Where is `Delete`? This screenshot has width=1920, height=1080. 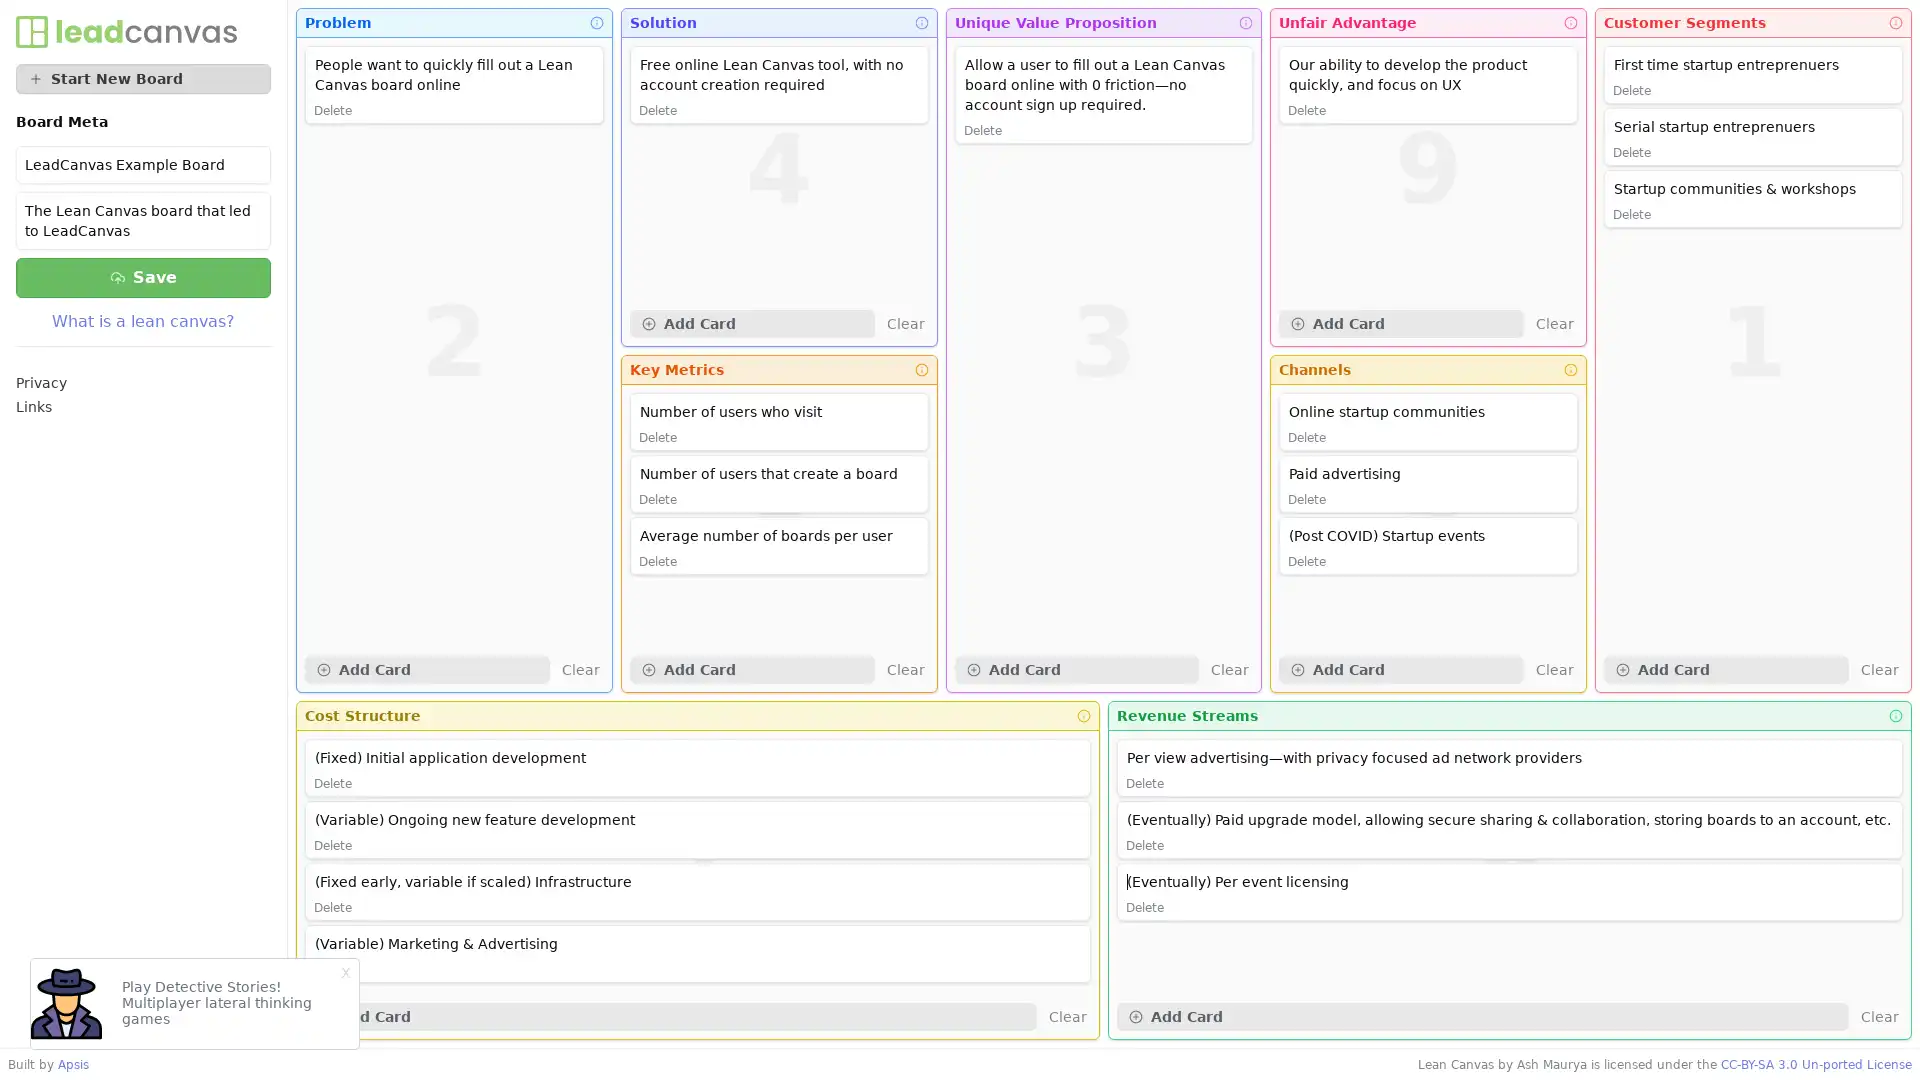 Delete is located at coordinates (1306, 497).